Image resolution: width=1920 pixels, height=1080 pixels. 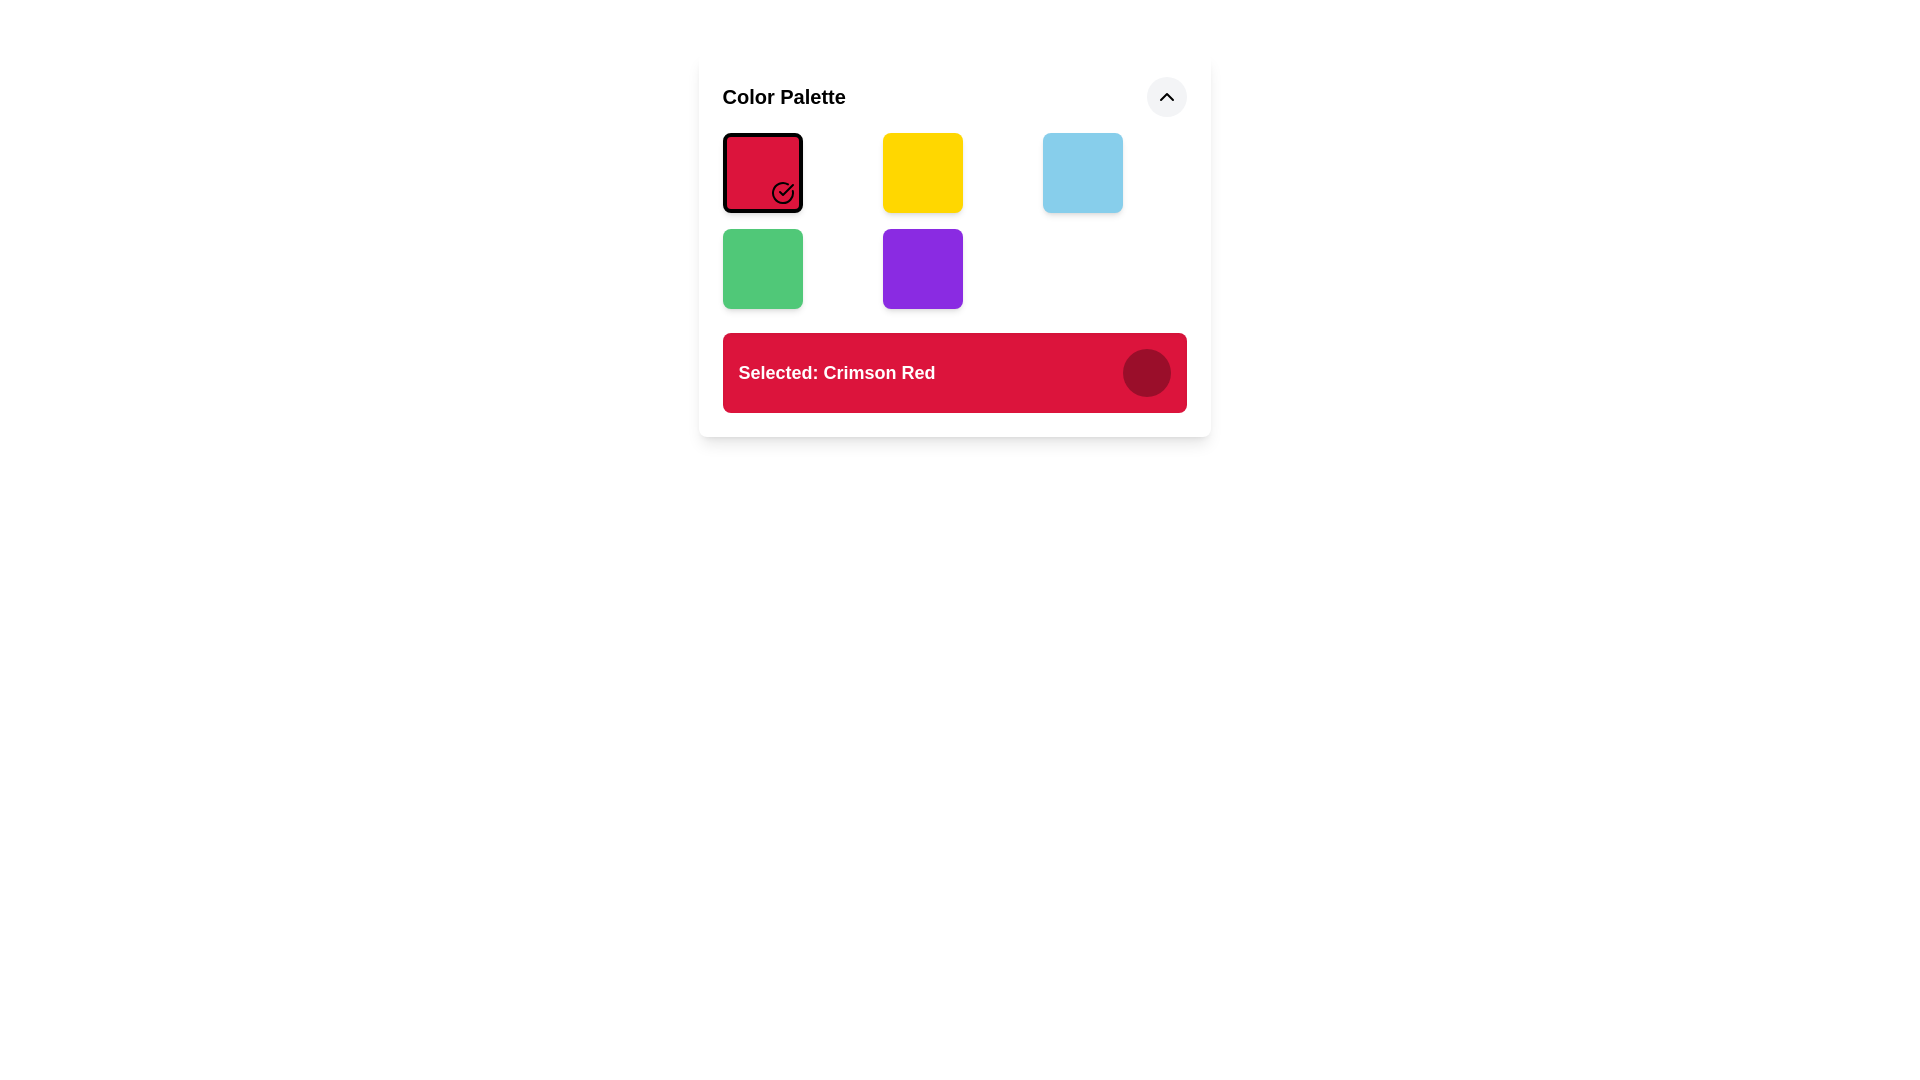 I want to click on the crimson red selection icon in the color palette, located at the bottom-right corner of the red square in the top-left grid position, so click(x=785, y=189).